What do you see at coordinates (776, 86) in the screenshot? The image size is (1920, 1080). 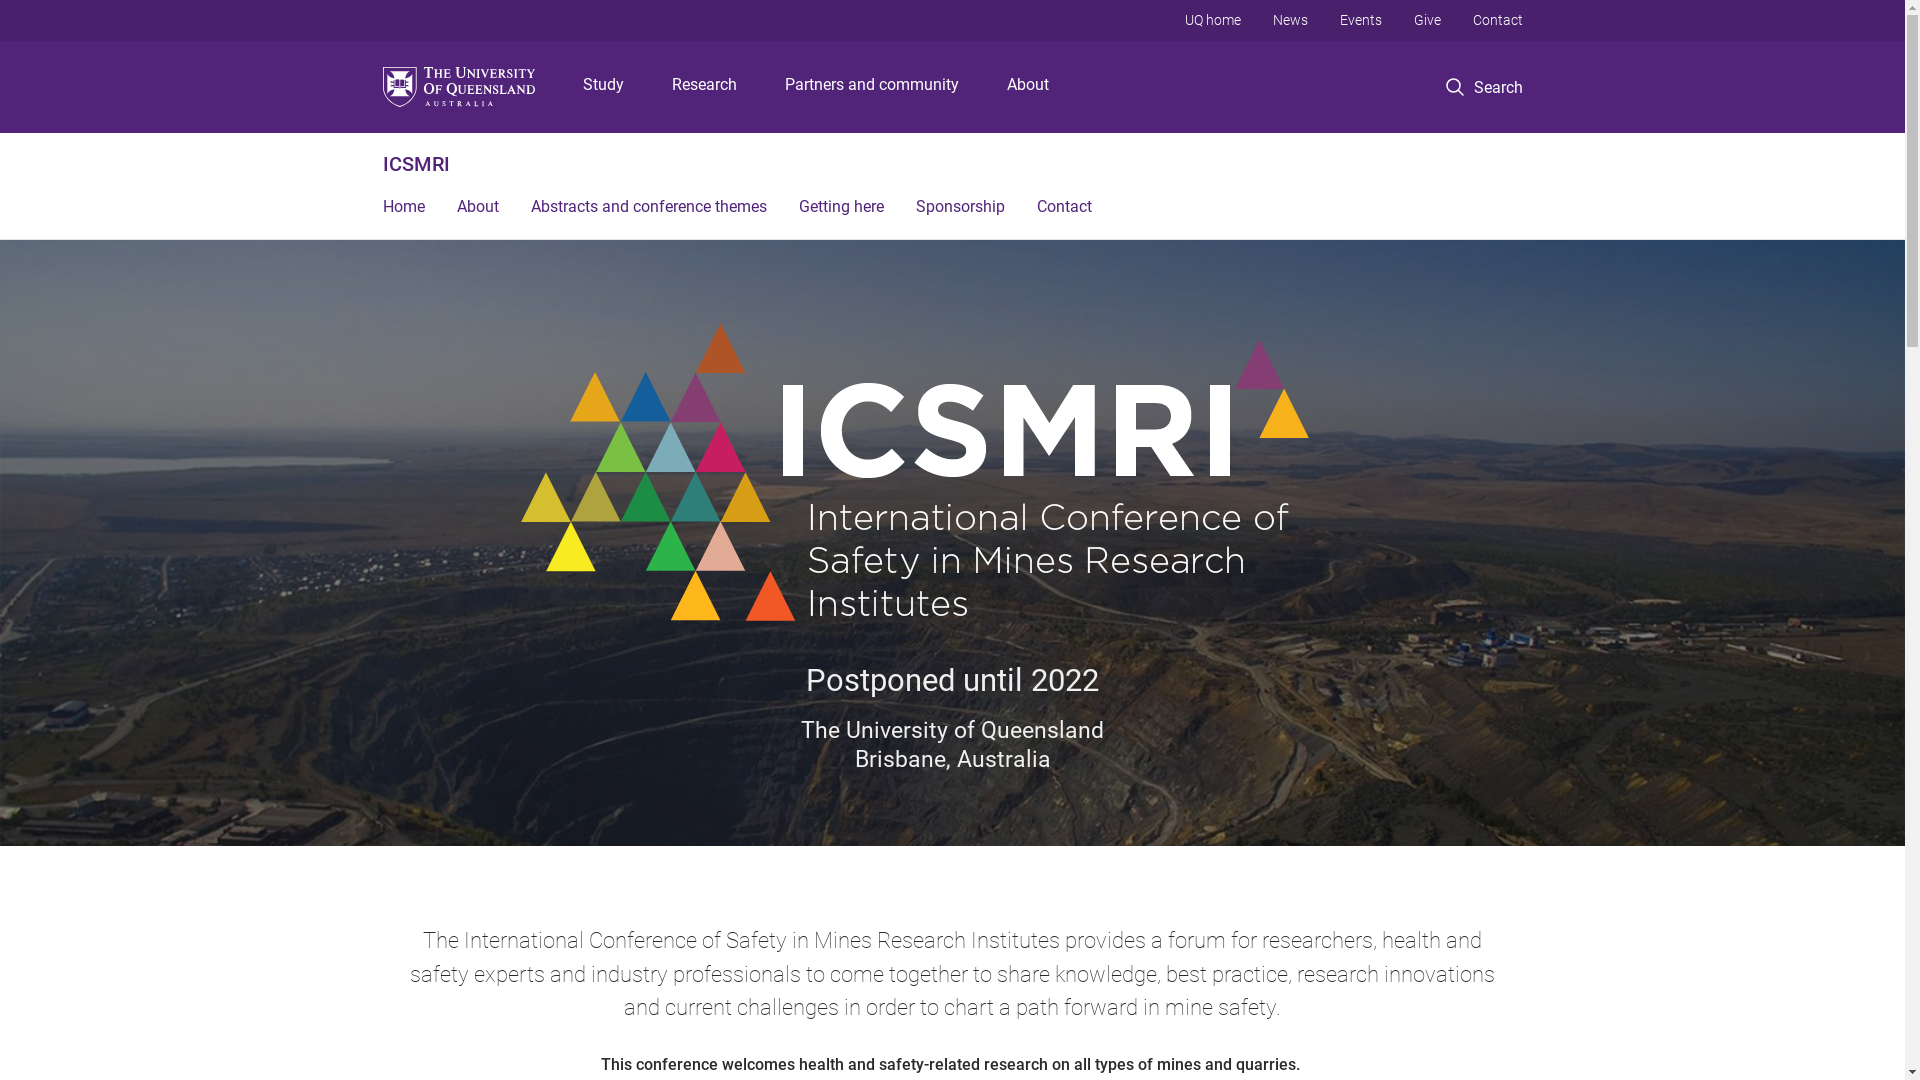 I see `'Partners and community'` at bounding box center [776, 86].